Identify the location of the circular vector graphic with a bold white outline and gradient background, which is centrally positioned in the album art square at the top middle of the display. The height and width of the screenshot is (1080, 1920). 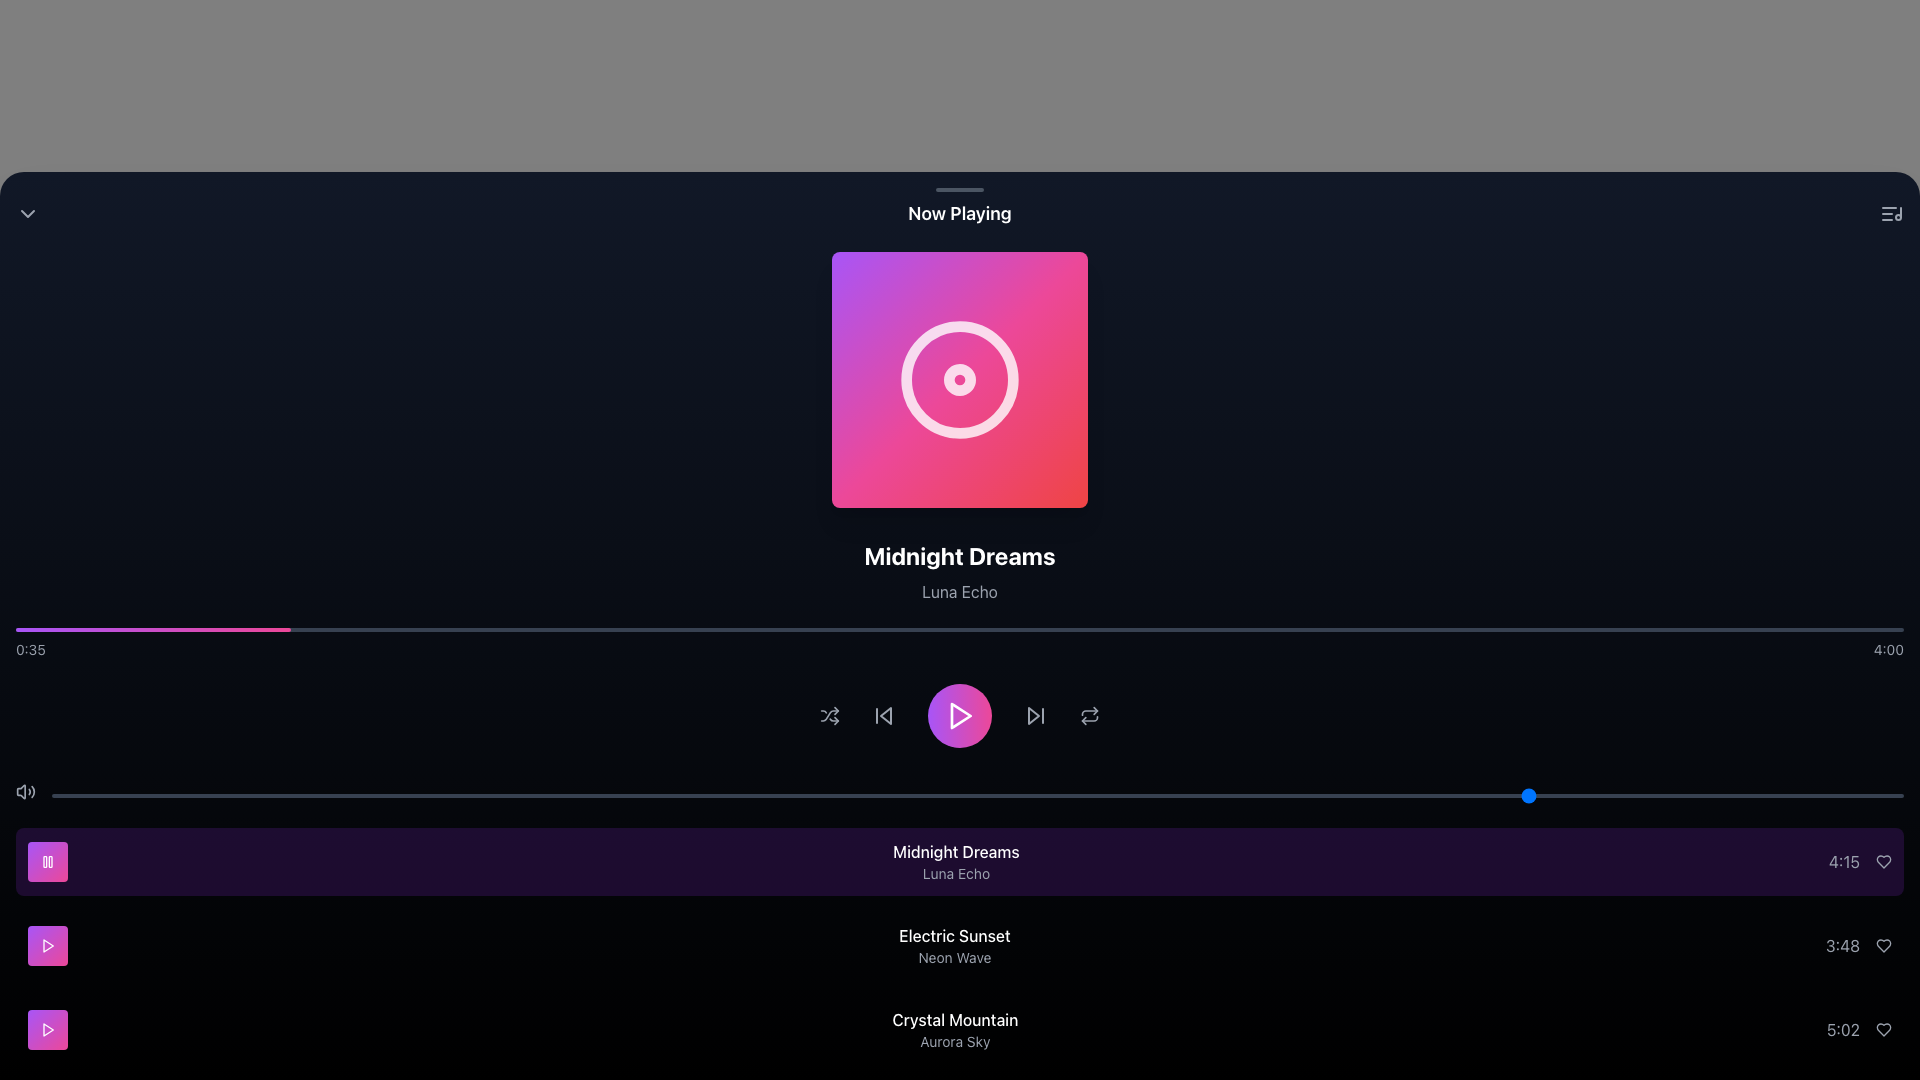
(960, 380).